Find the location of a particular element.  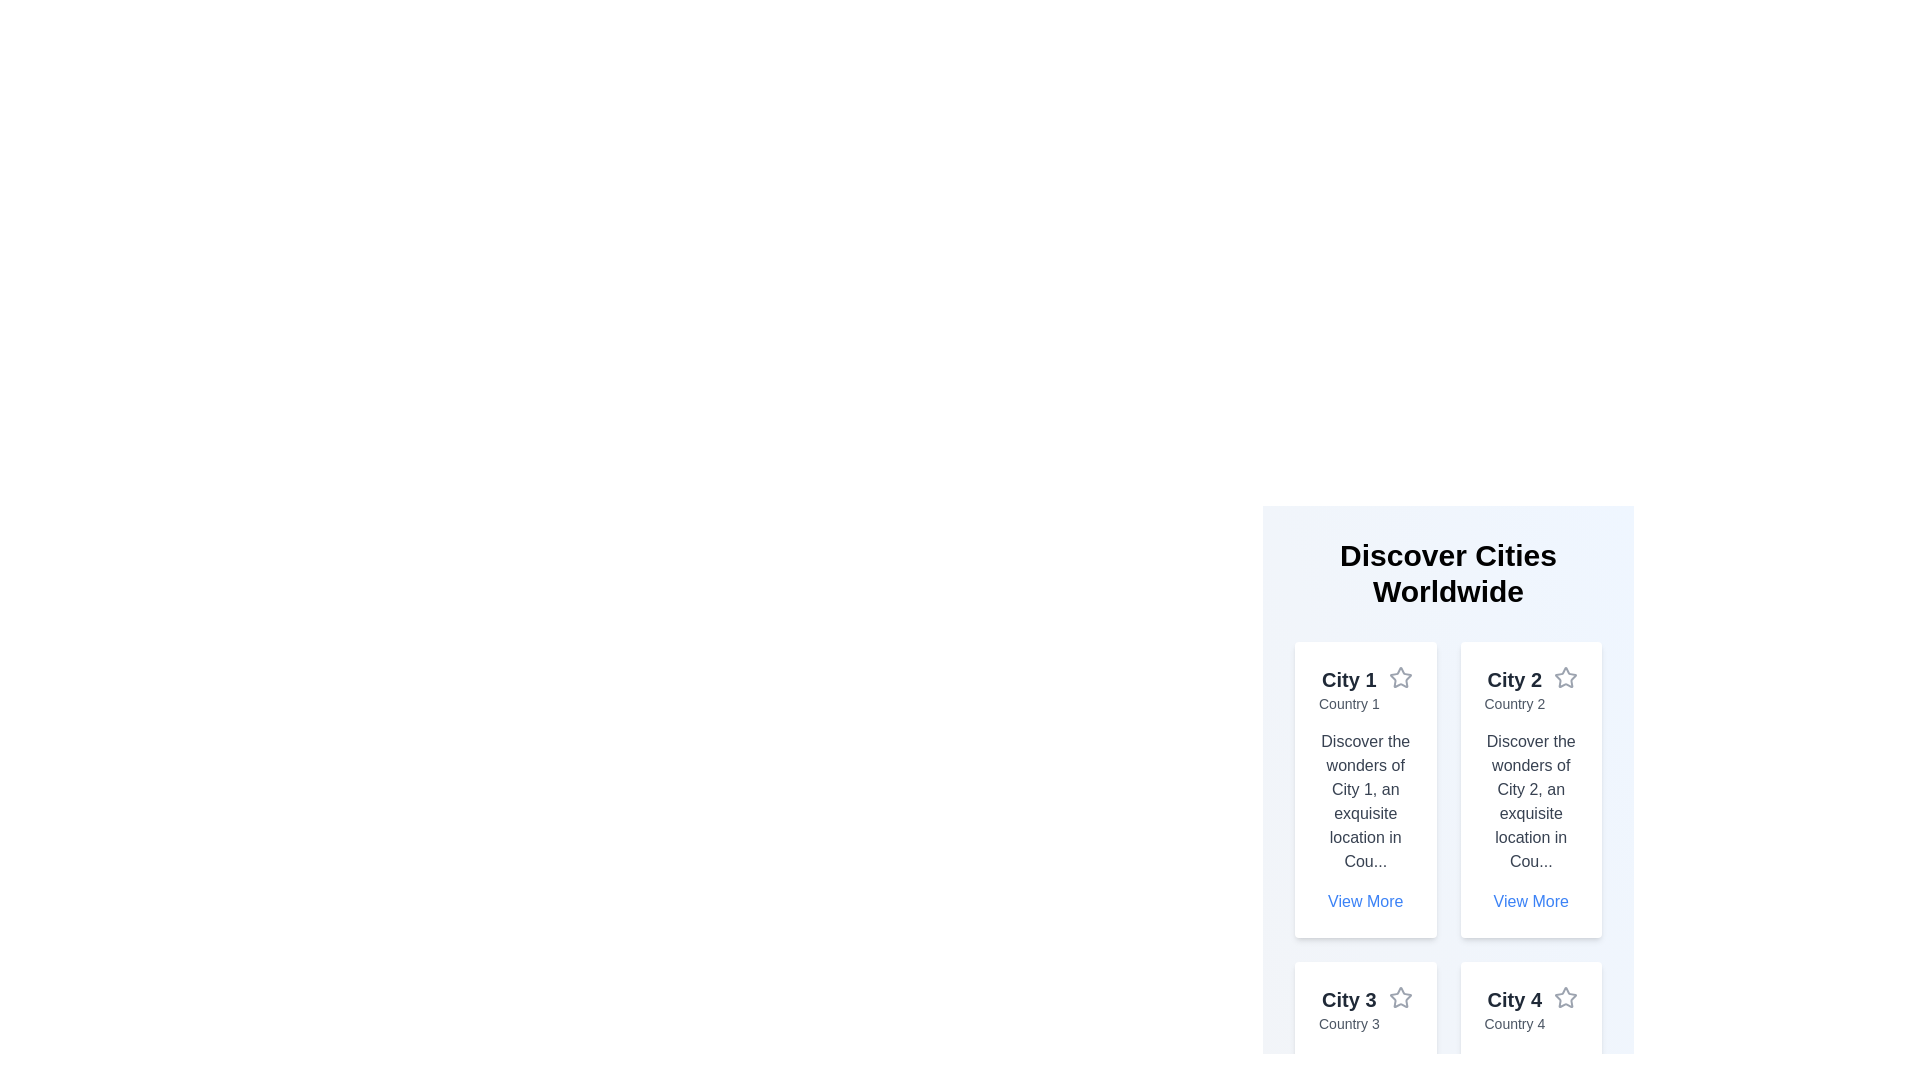

the star-shaped interactive icon located to the right of the text area describing 'City 1' and 'Country 1' for additional interaction feedback is located at coordinates (1399, 677).